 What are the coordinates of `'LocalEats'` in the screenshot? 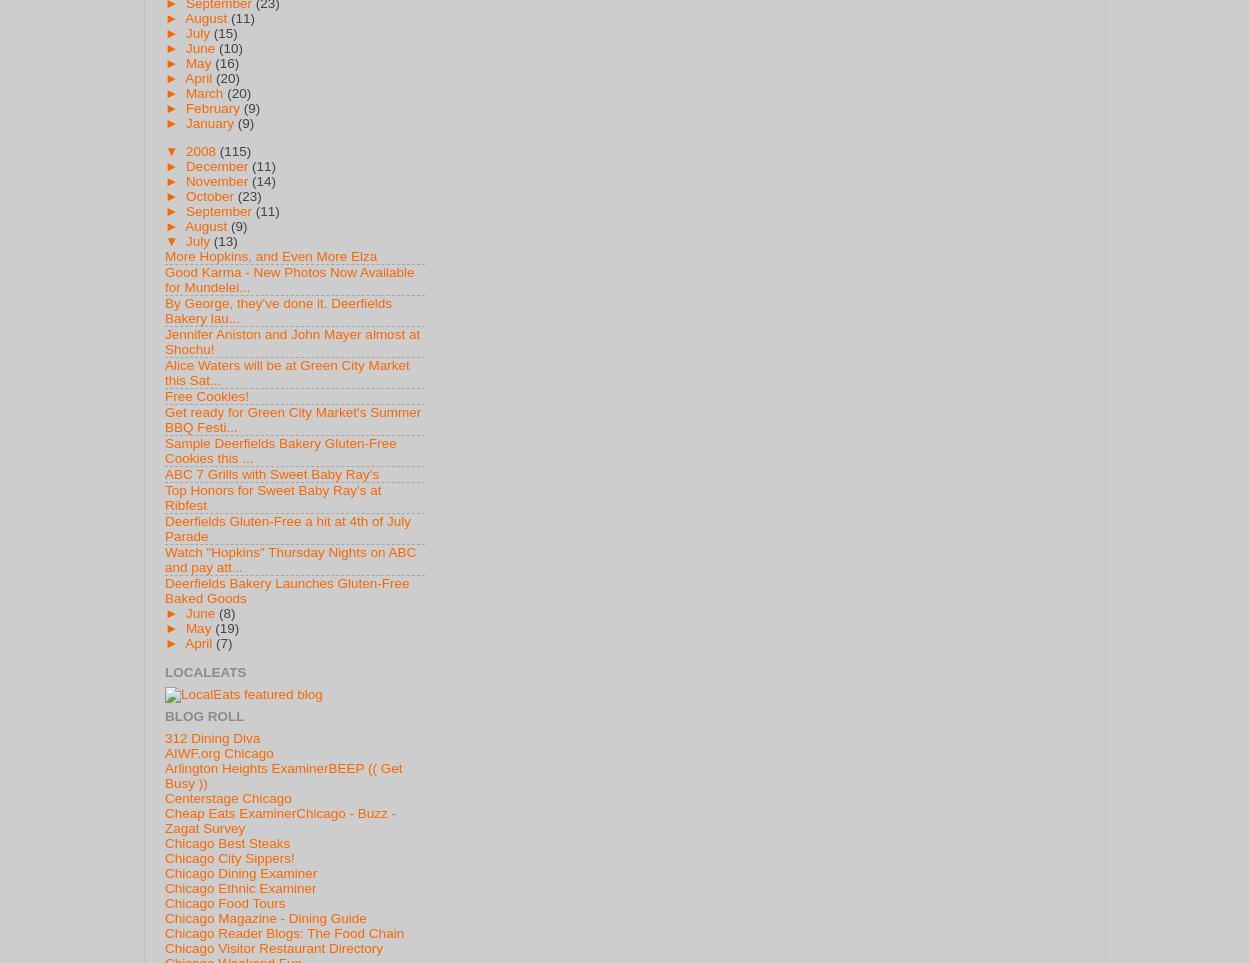 It's located at (204, 671).